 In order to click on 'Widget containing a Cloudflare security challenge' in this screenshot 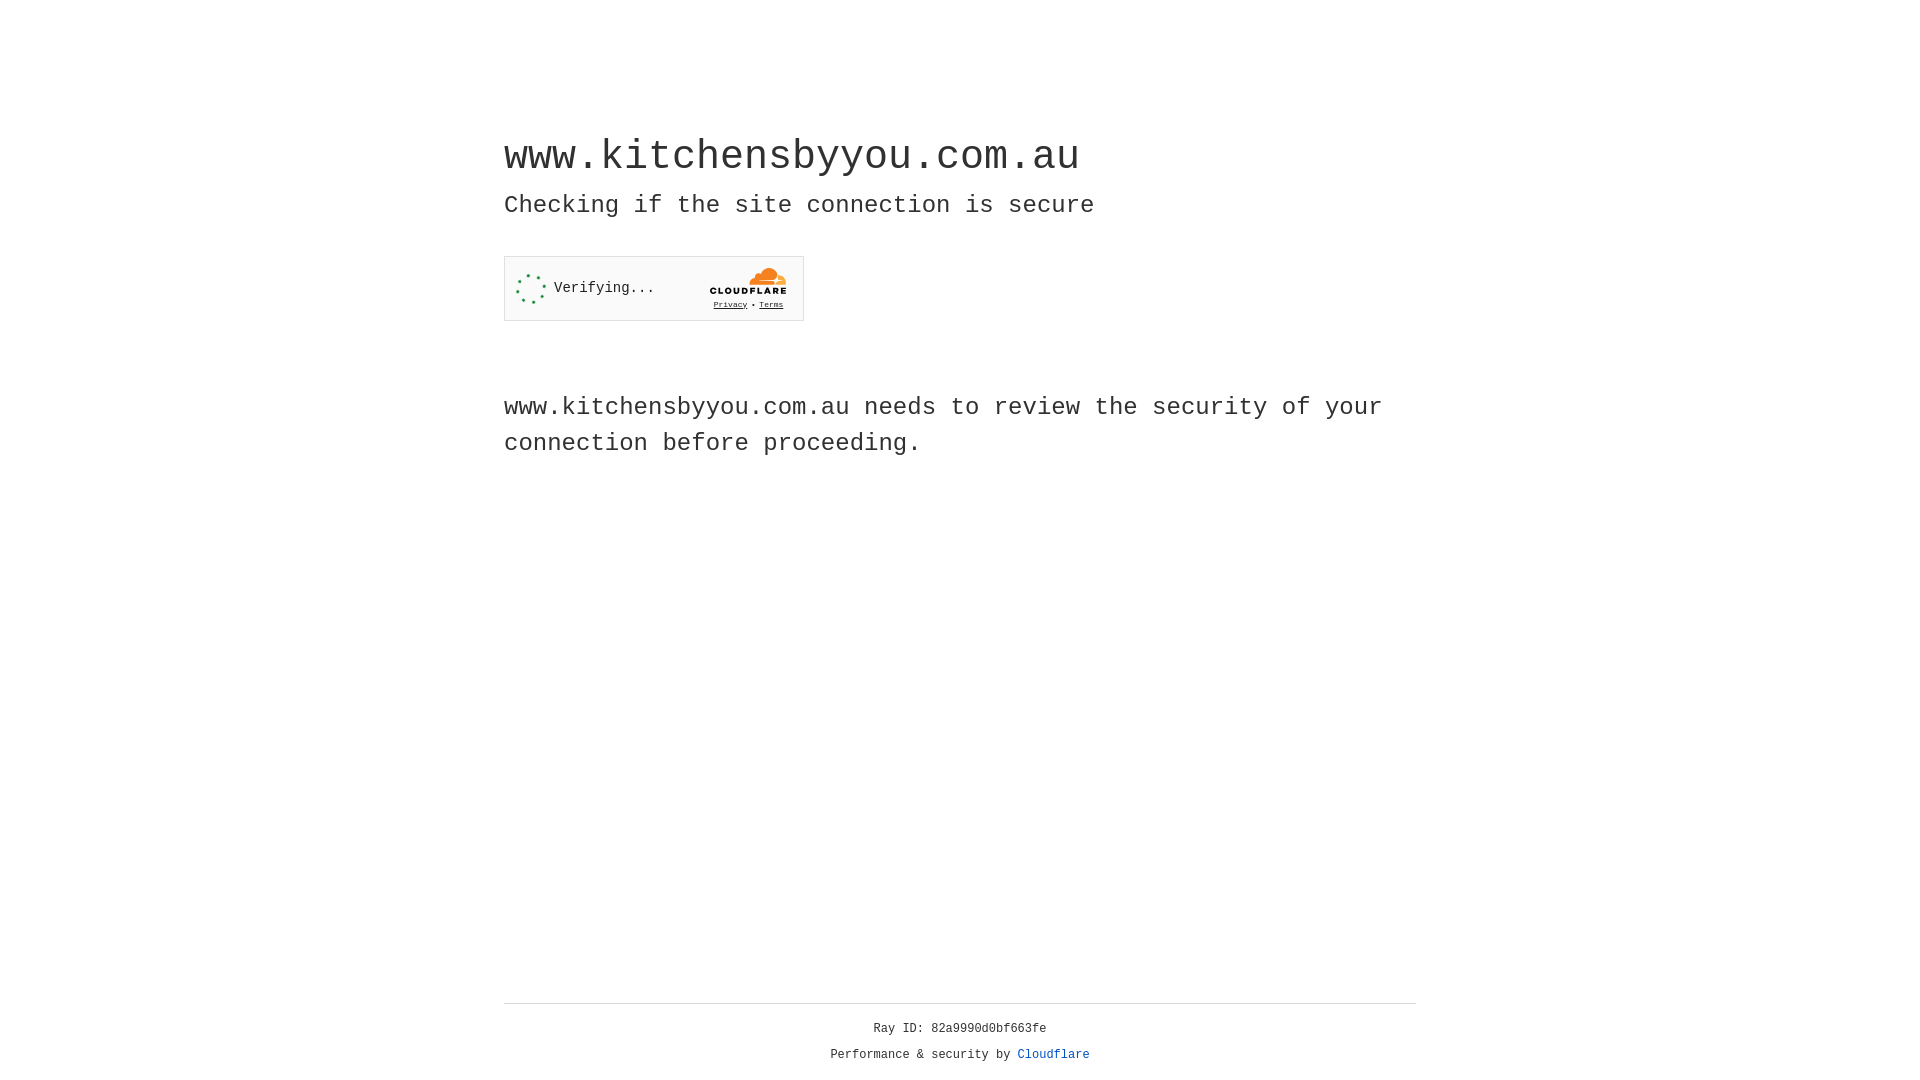, I will do `click(653, 288)`.